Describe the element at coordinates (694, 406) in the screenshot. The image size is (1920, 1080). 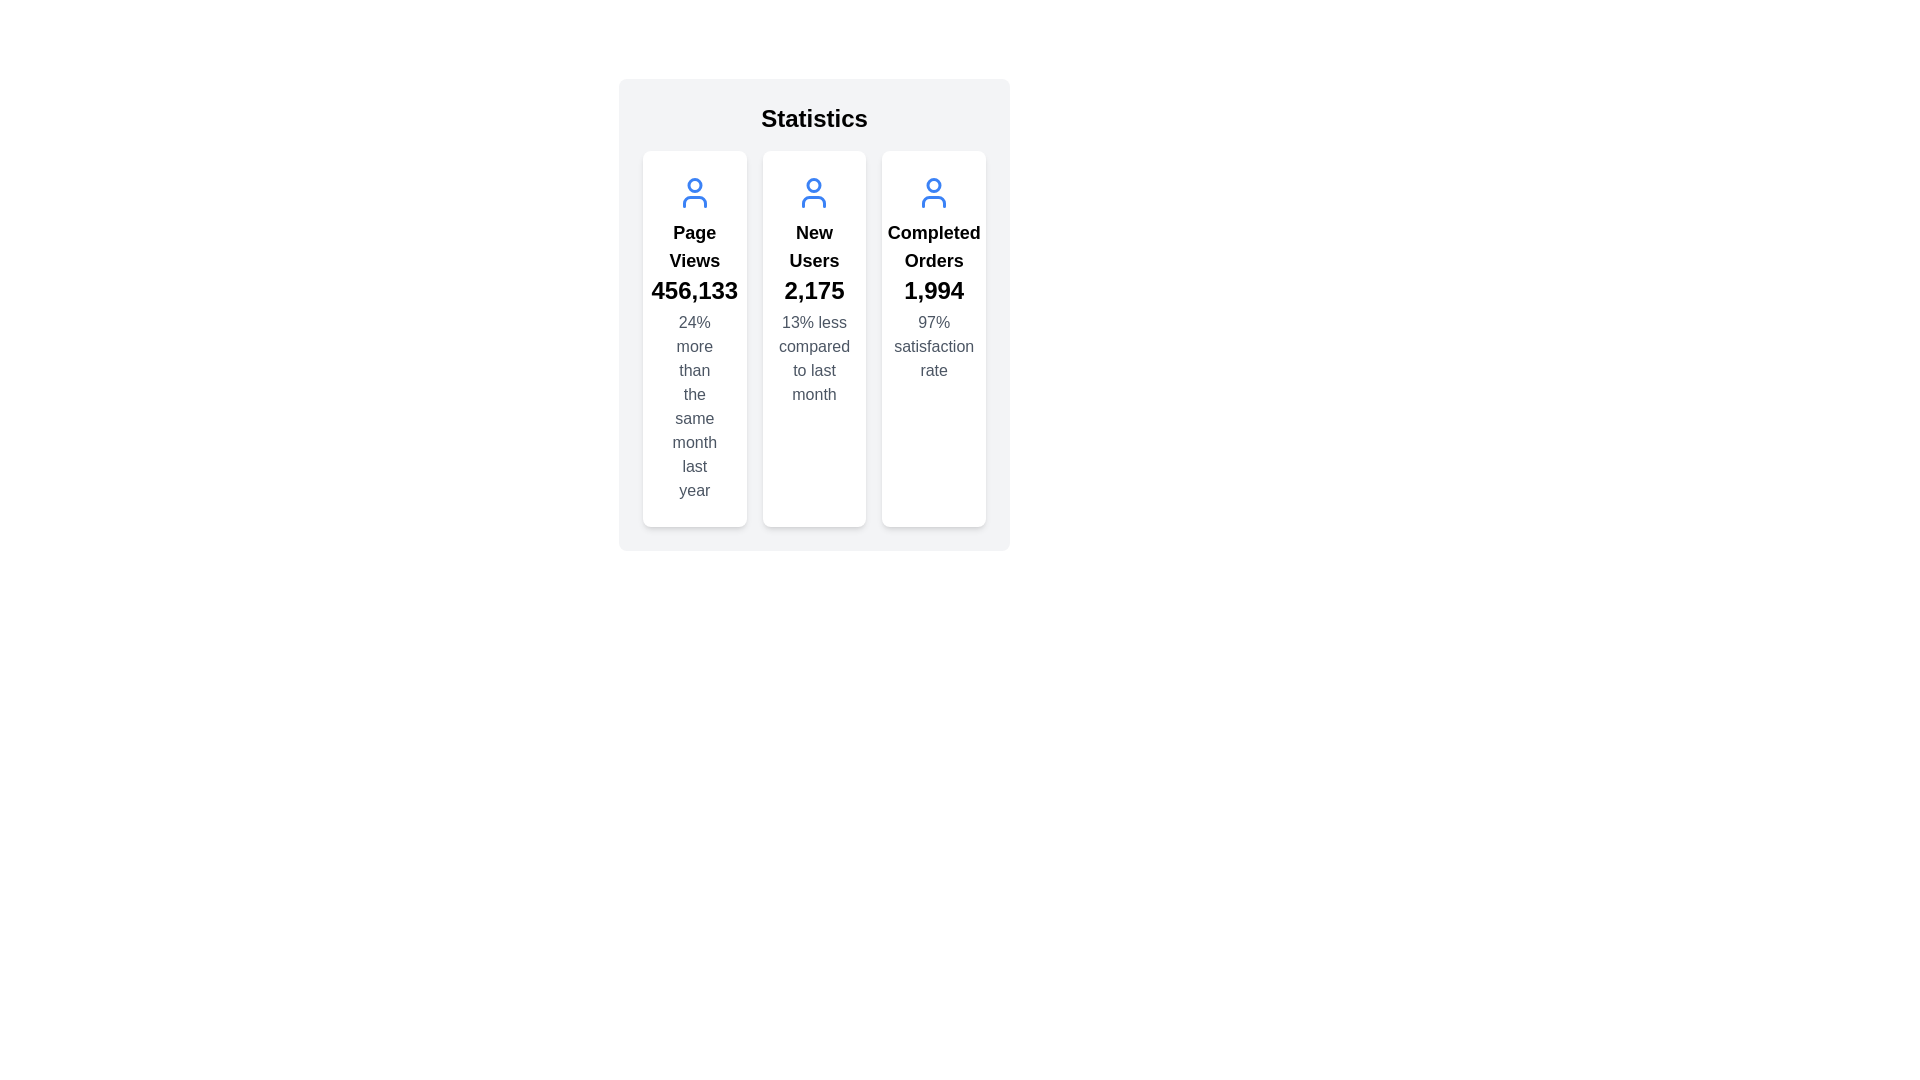
I see `the comparative statistic text related to 'Page Views' which is located under the text 'Page Views' and the numerical text '456,133' in the leftmost panel` at that location.